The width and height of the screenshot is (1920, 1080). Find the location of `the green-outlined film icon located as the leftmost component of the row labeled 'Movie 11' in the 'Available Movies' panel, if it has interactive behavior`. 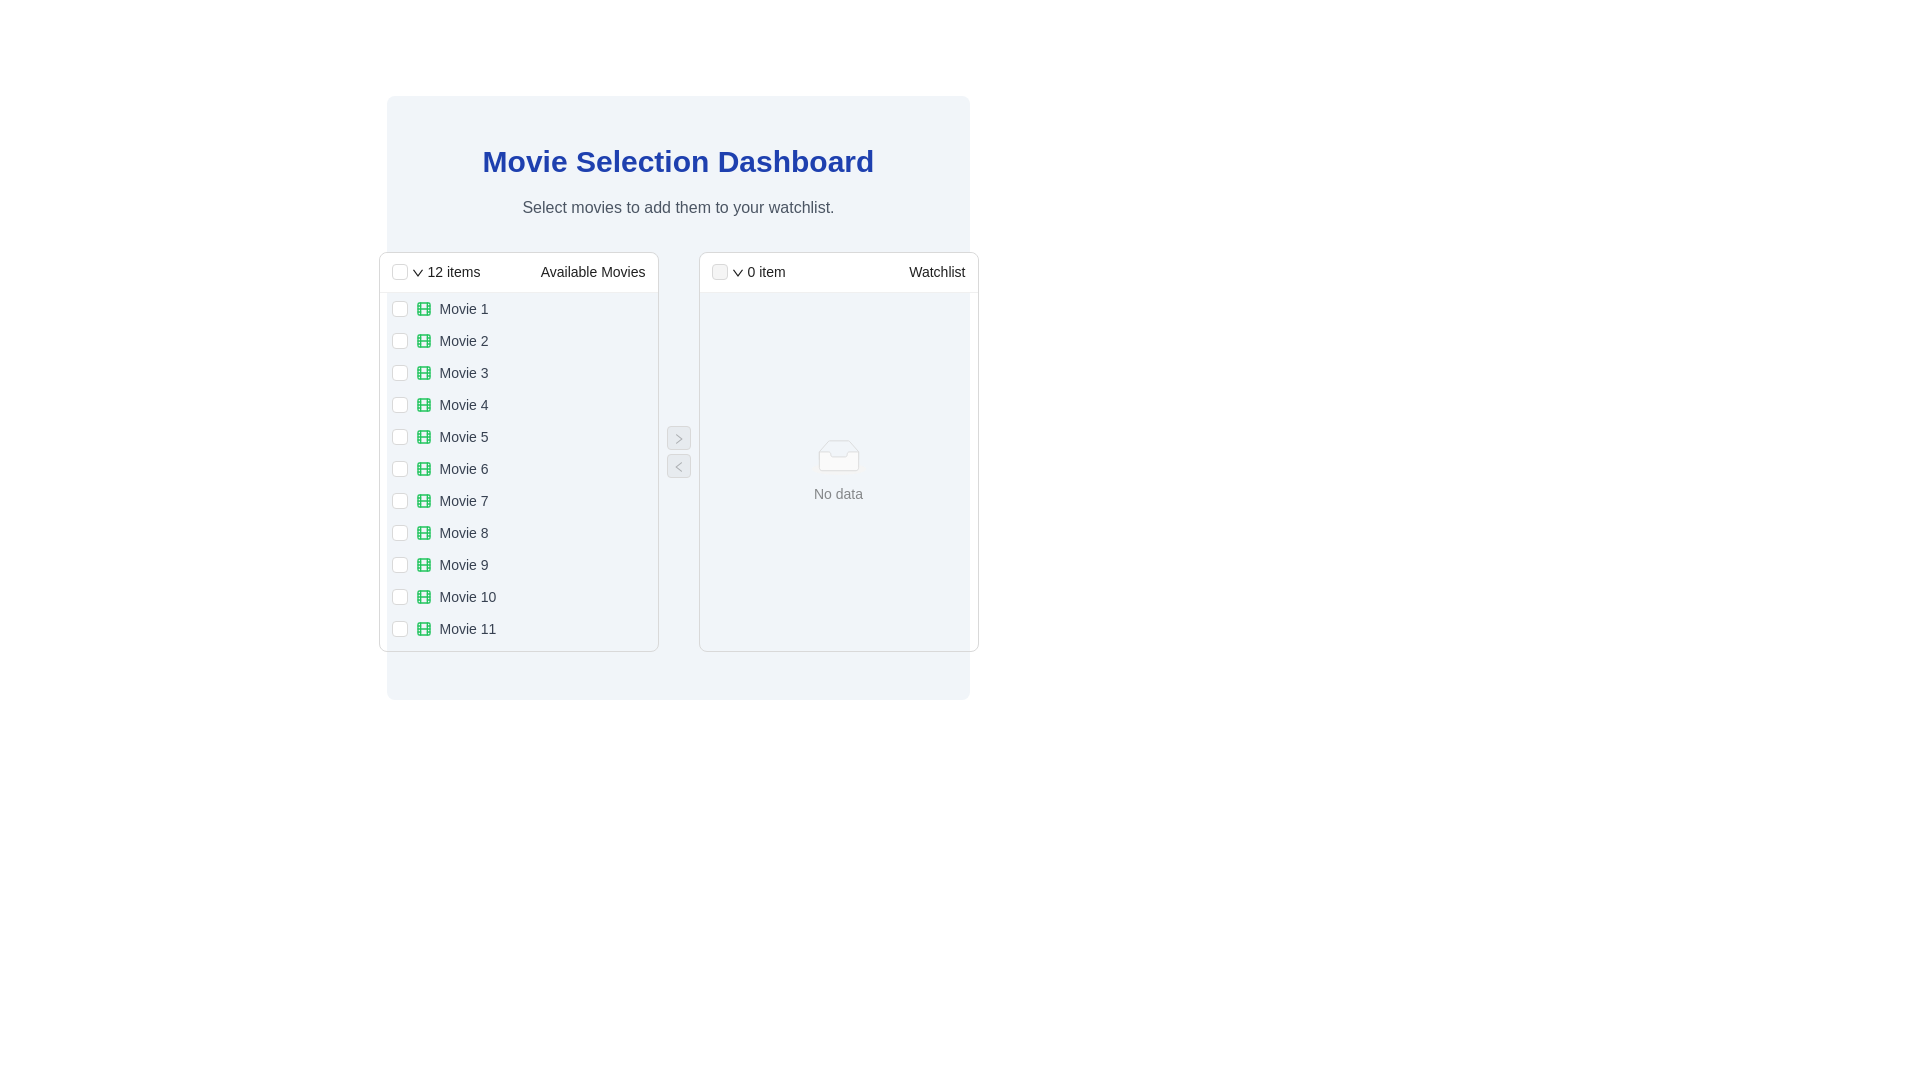

the green-outlined film icon located as the leftmost component of the row labeled 'Movie 11' in the 'Available Movies' panel, if it has interactive behavior is located at coordinates (422, 627).